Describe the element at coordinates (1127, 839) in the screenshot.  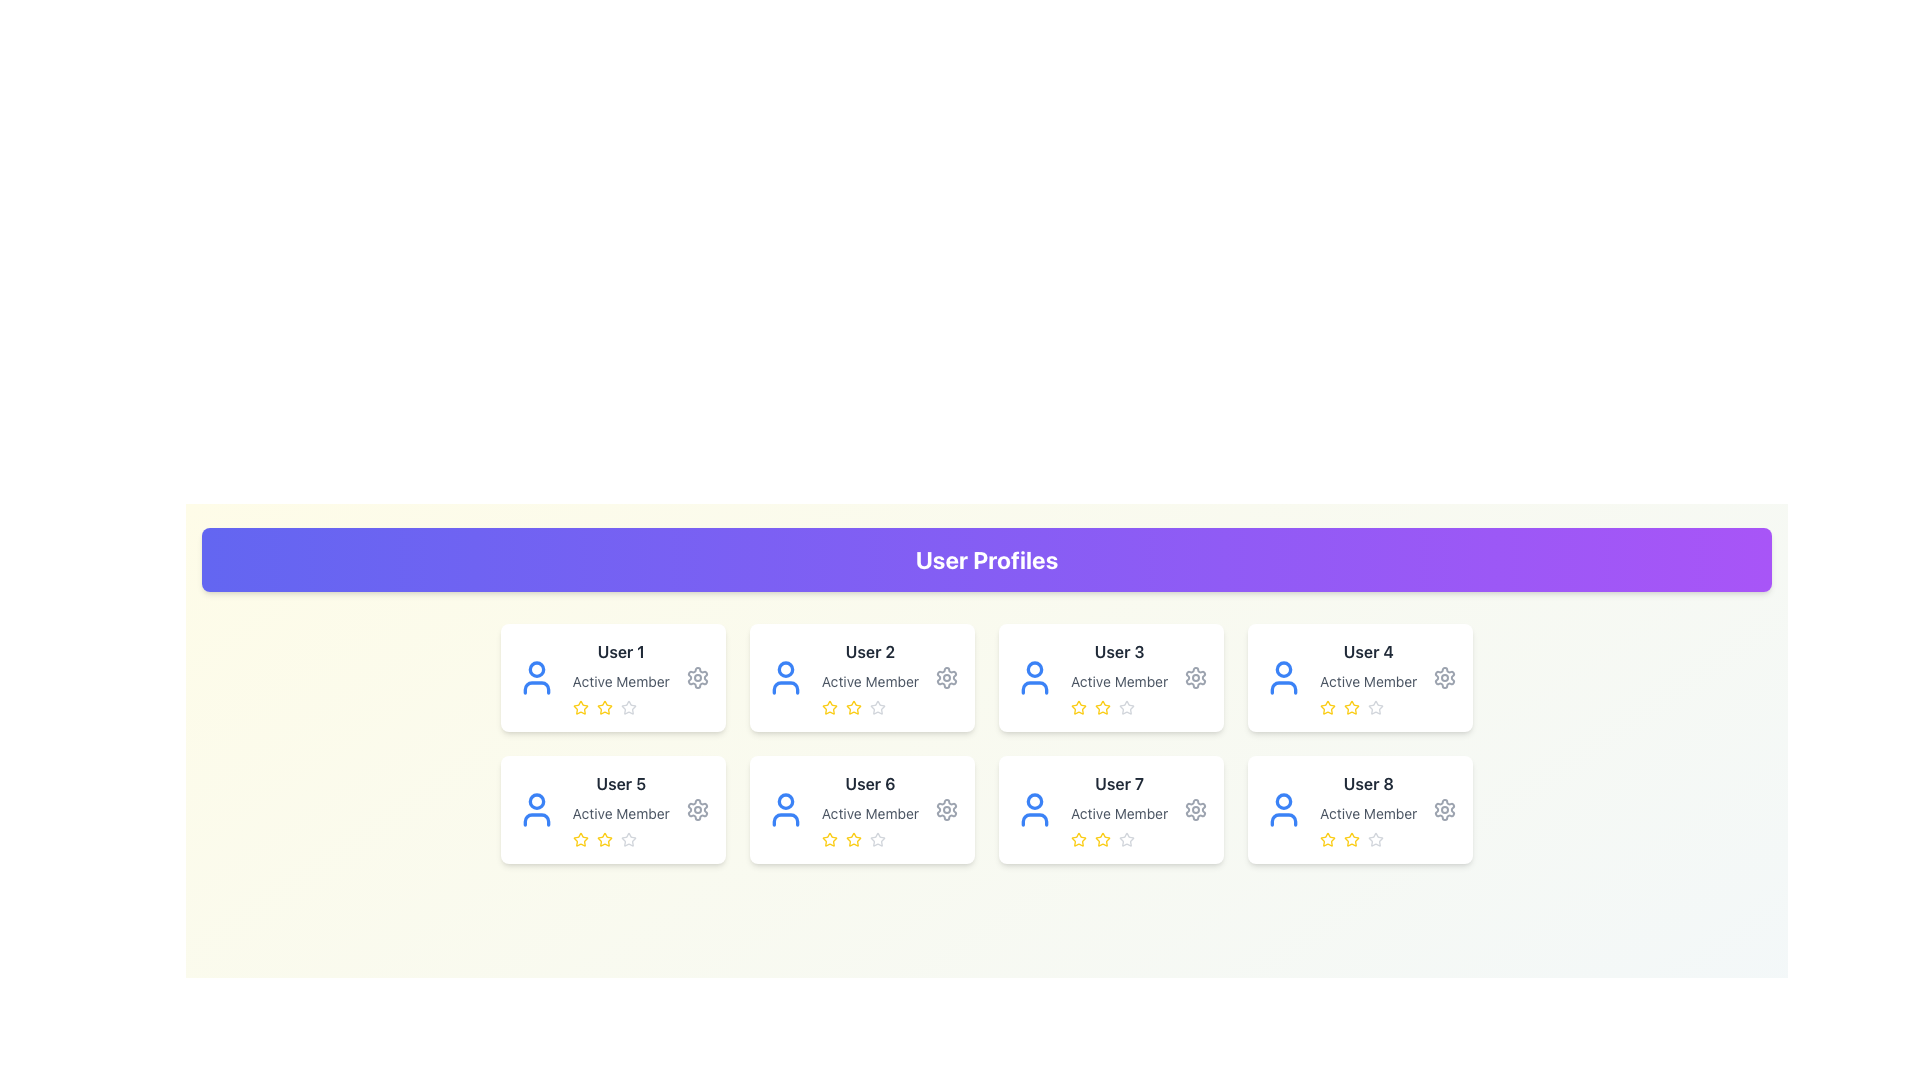
I see `from the third star icon in the row of rating stars under the 'User 7' profile card` at that location.